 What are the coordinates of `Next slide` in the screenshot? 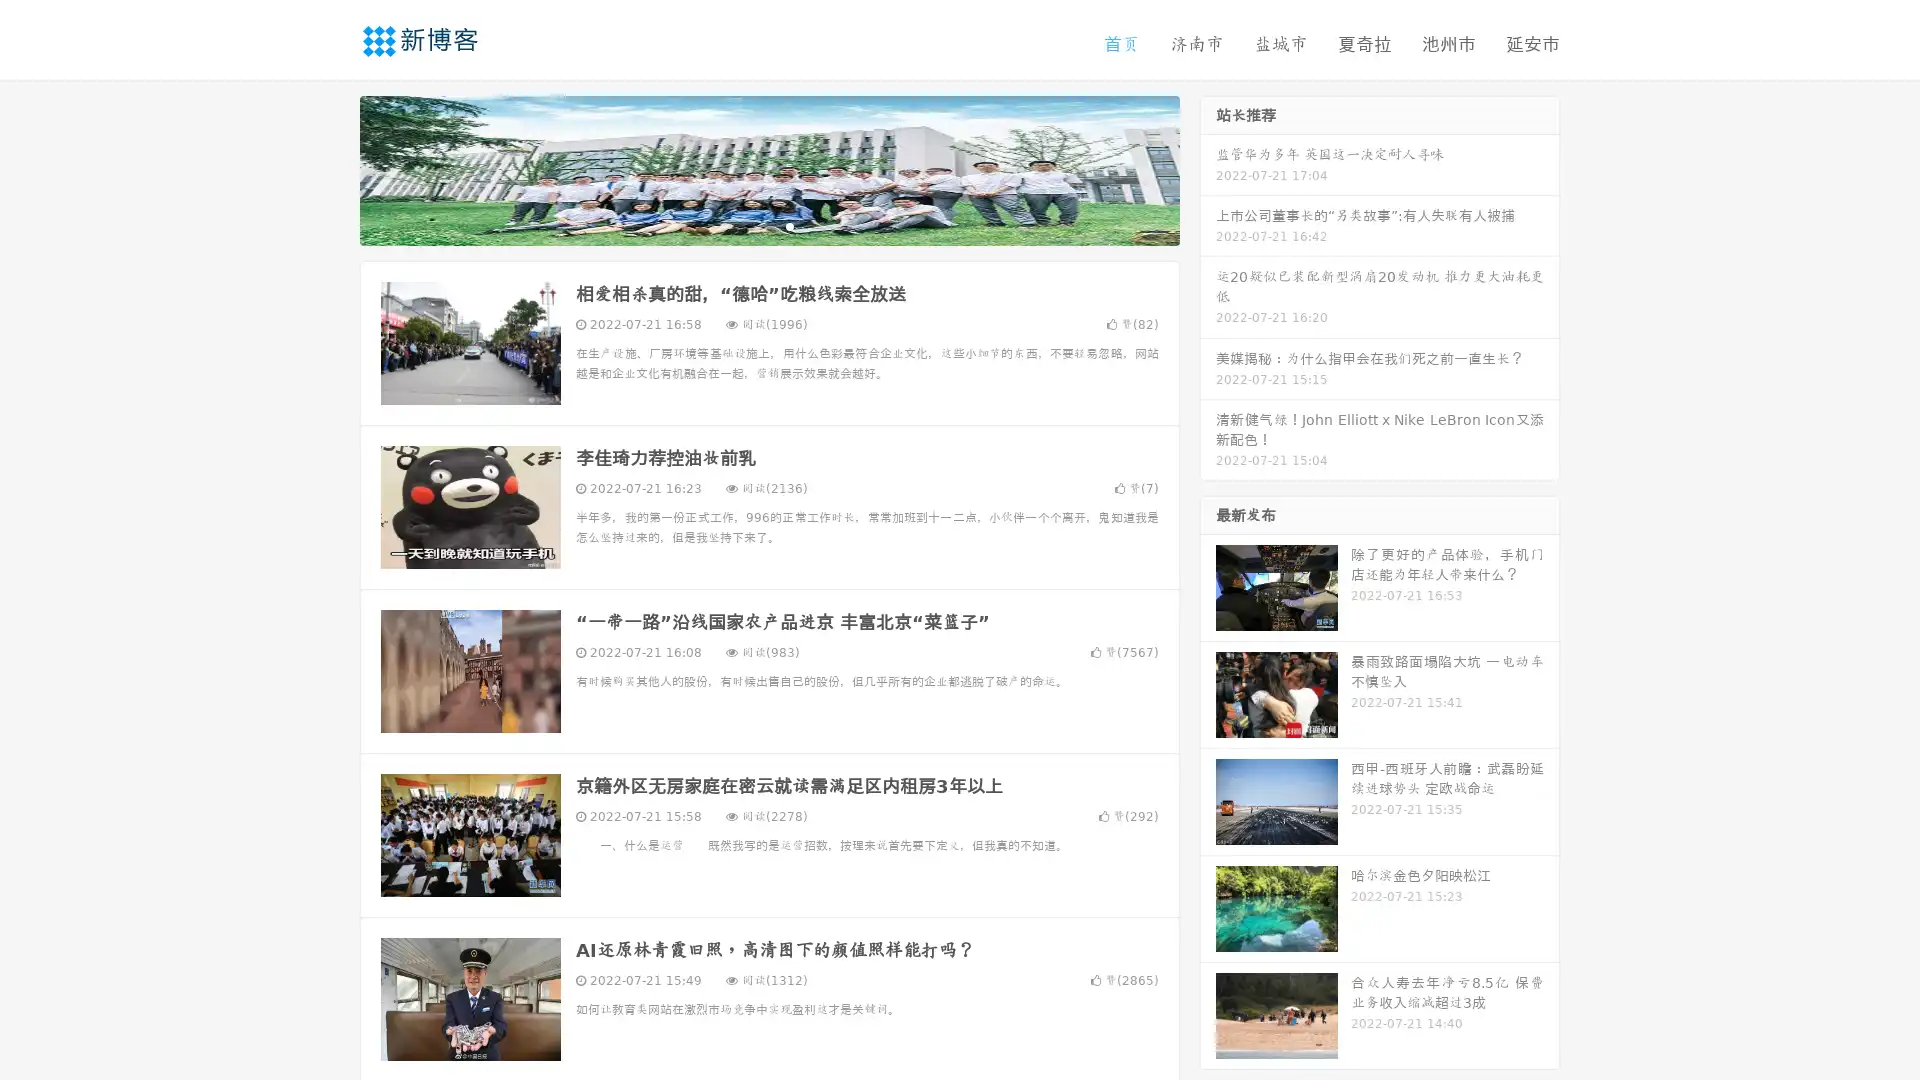 It's located at (1208, 168).